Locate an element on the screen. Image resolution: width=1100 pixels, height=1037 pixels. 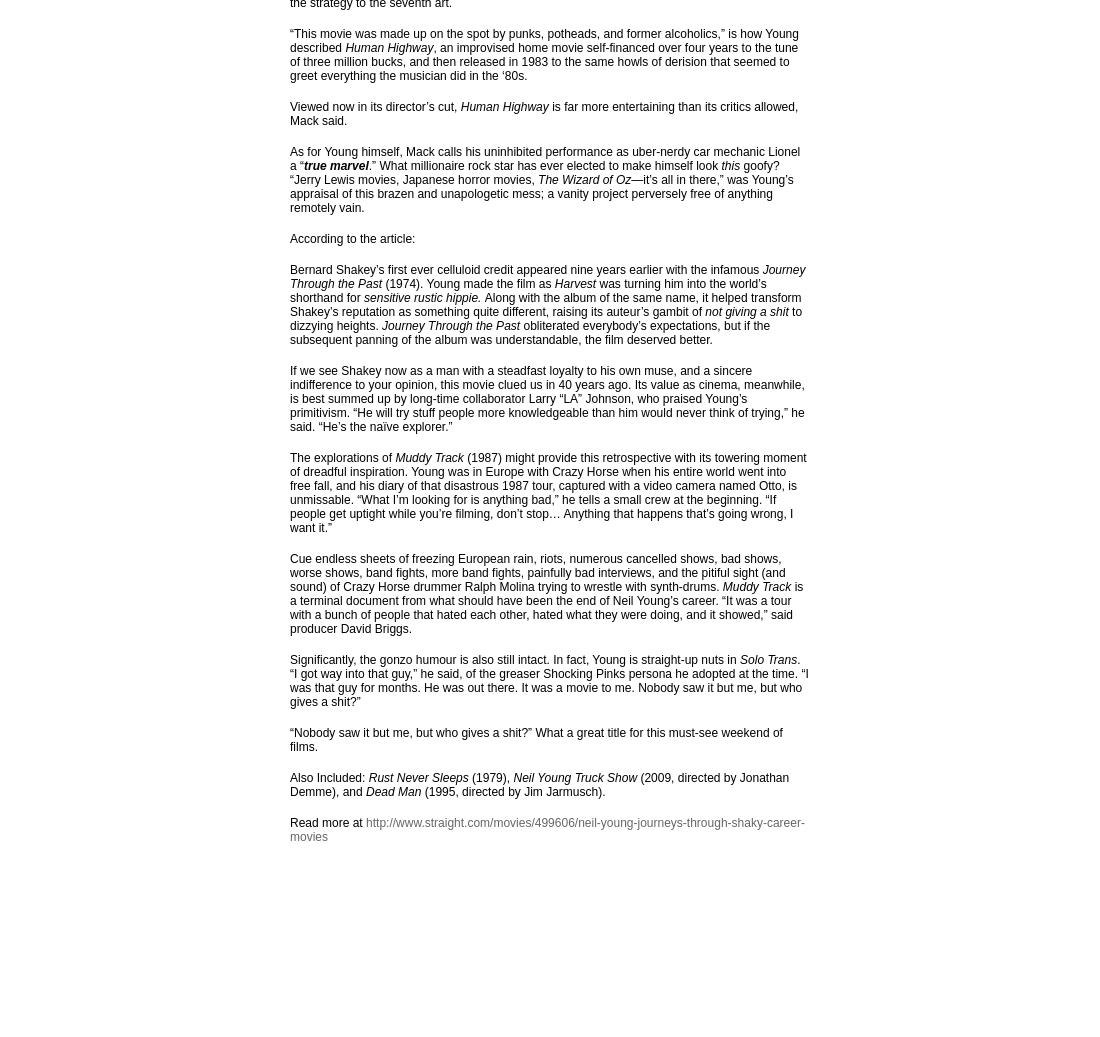
'Neil Young Truck Show' is located at coordinates (573, 777).